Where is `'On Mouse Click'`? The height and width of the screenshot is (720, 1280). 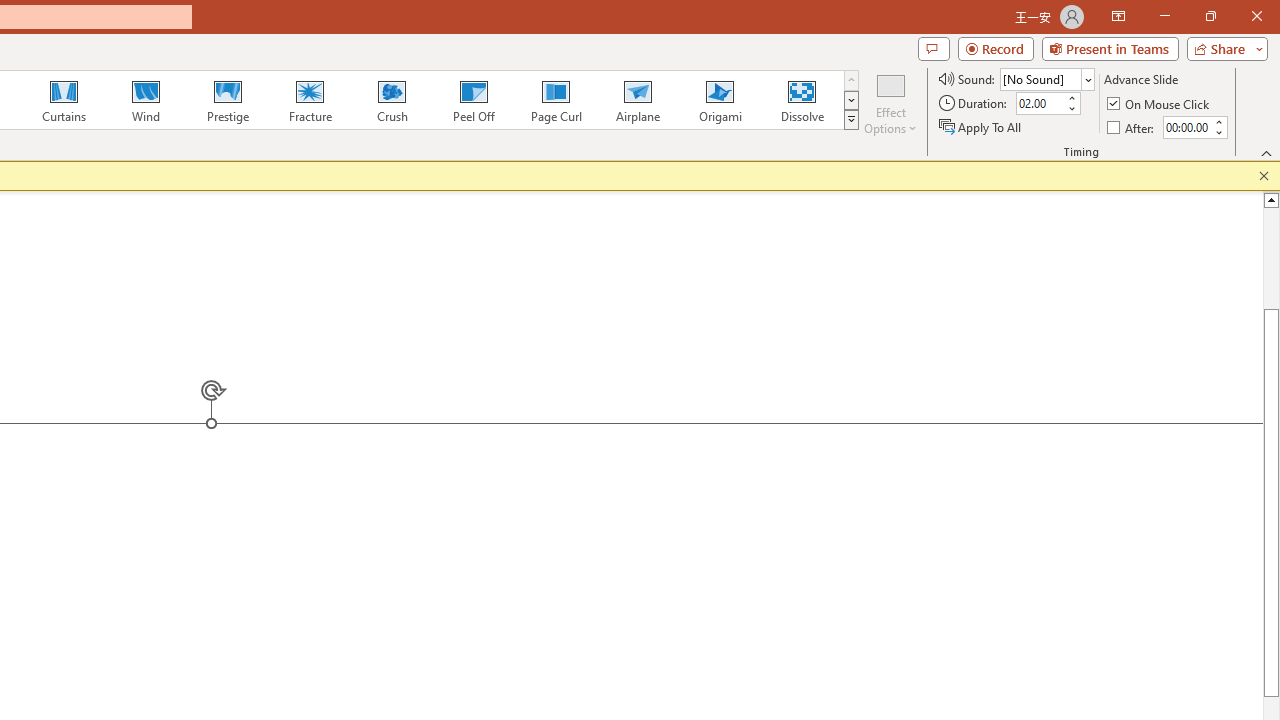
'On Mouse Click' is located at coordinates (1159, 103).